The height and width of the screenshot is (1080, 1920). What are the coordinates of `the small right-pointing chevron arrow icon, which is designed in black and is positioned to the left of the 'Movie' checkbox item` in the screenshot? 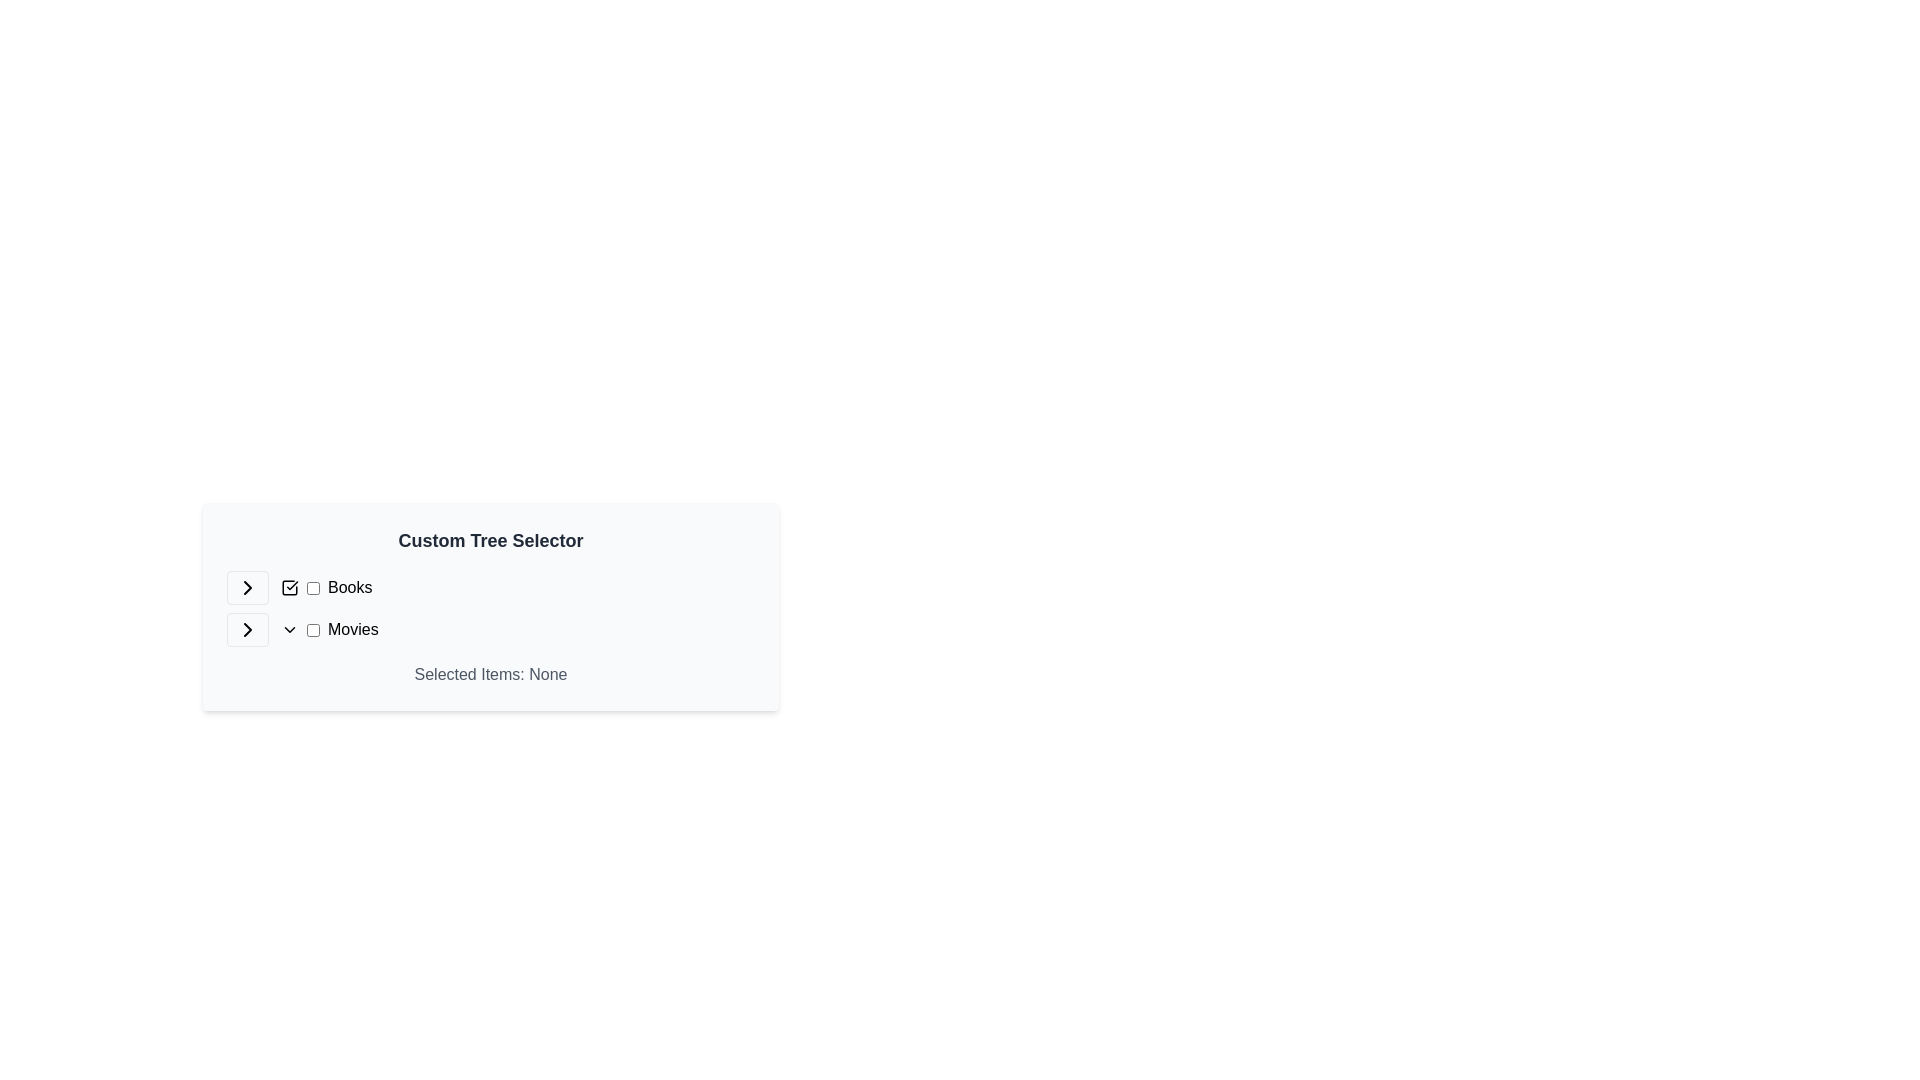 It's located at (247, 586).